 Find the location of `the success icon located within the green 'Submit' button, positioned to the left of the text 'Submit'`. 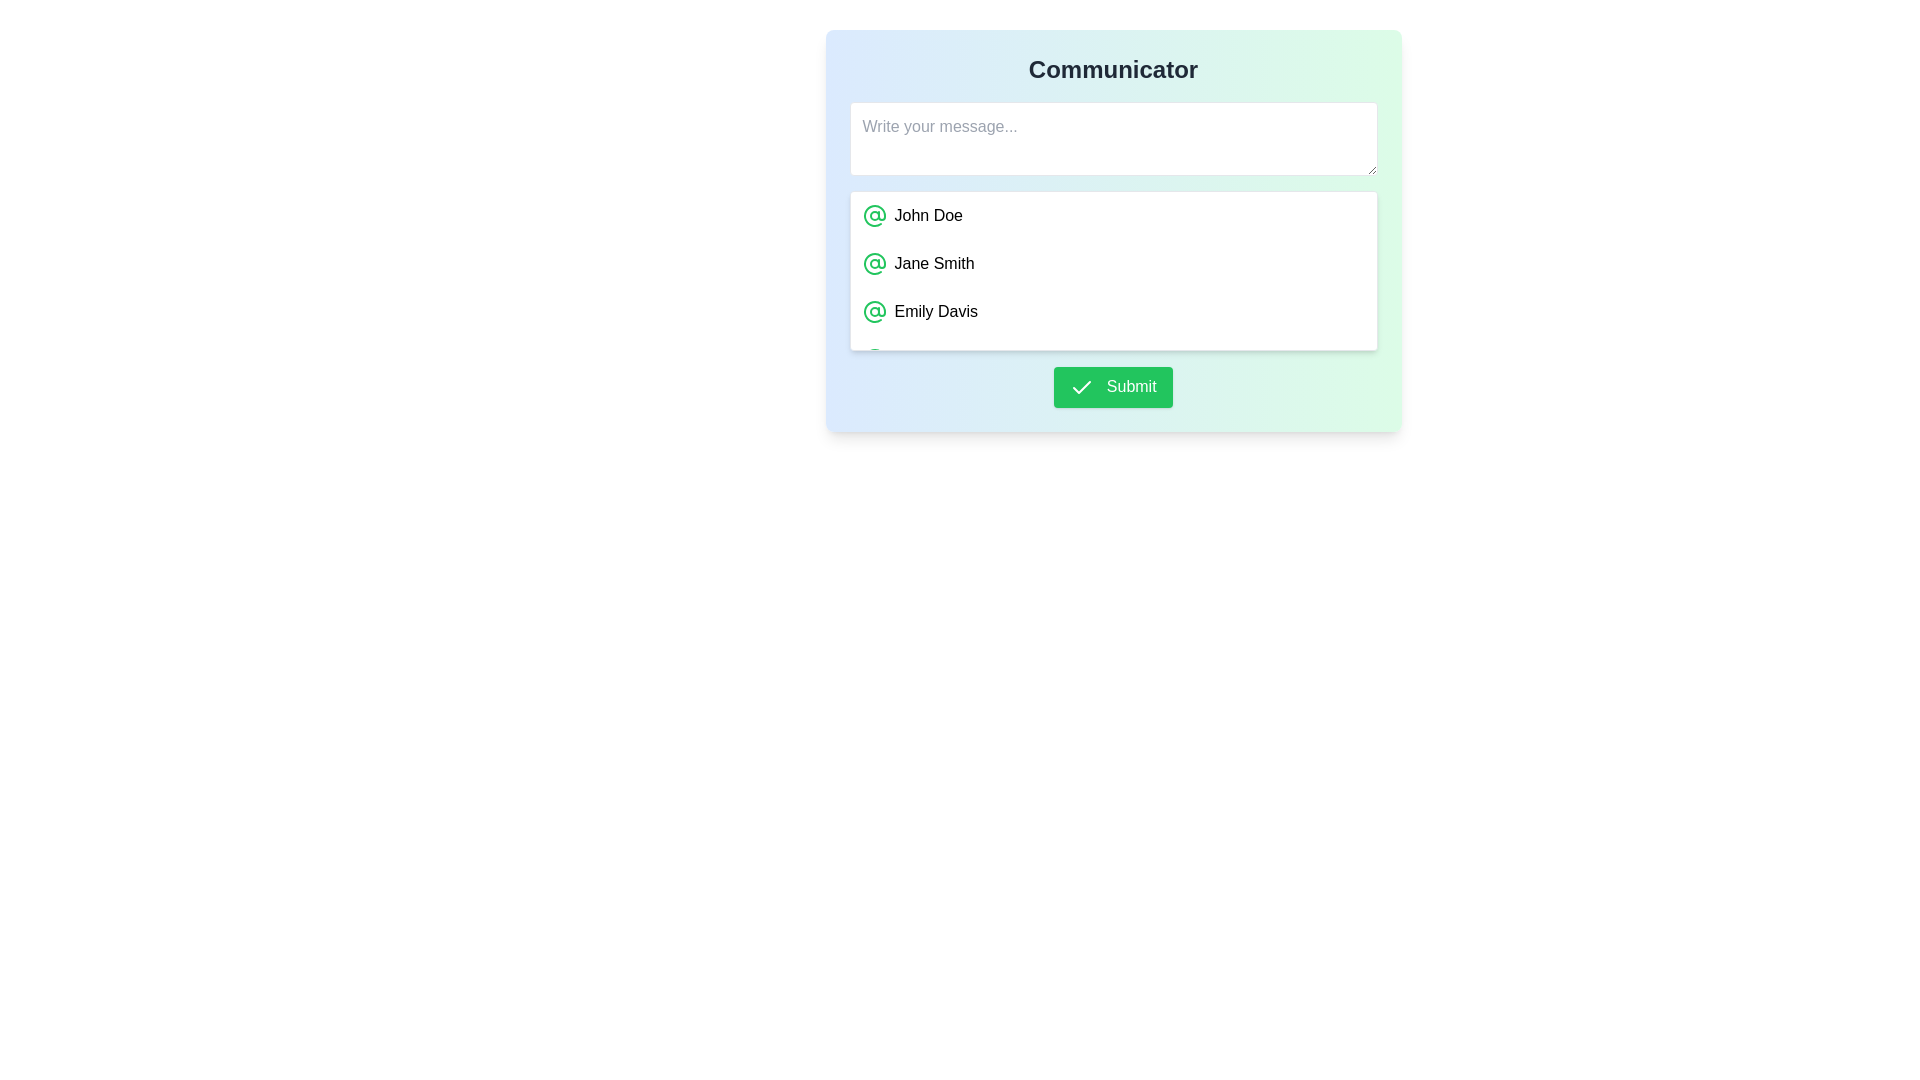

the success icon located within the green 'Submit' button, positioned to the left of the text 'Submit' is located at coordinates (1081, 387).